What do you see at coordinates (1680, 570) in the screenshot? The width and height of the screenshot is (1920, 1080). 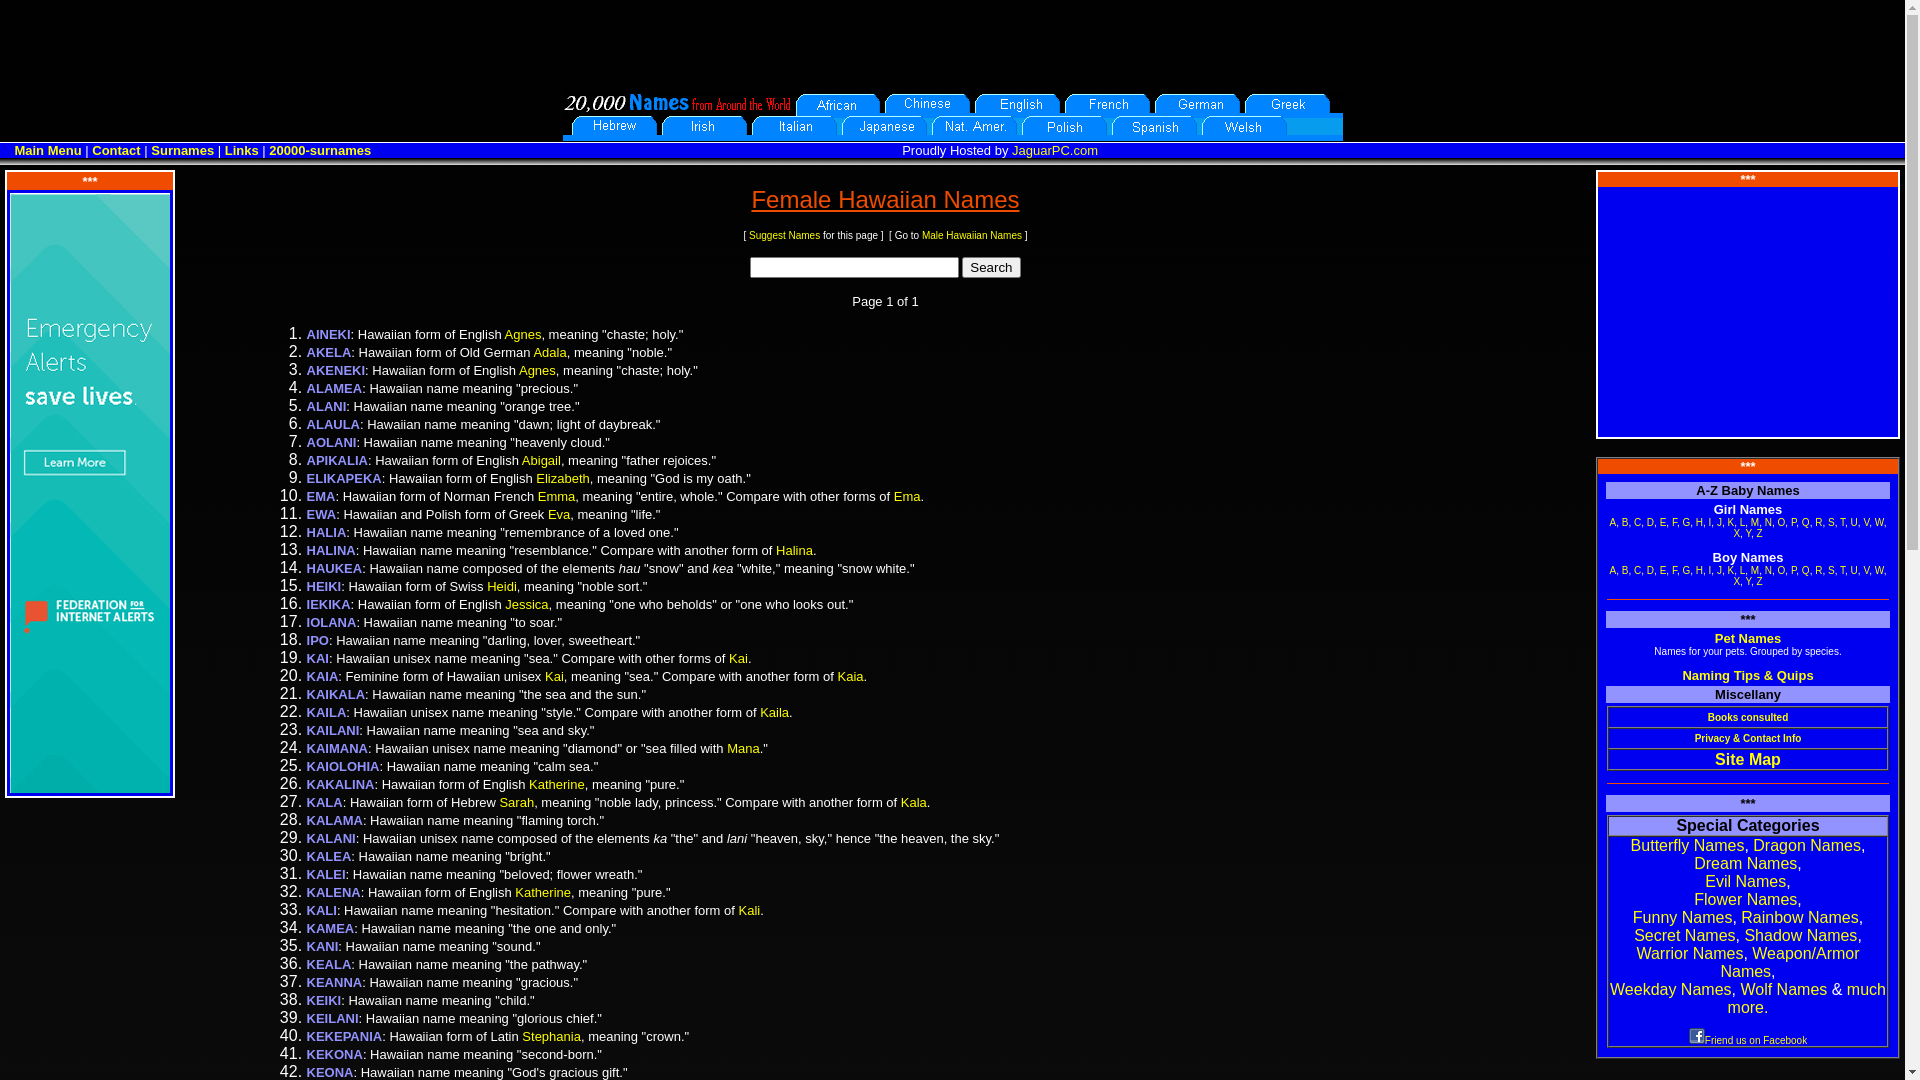 I see `'G'` at bounding box center [1680, 570].